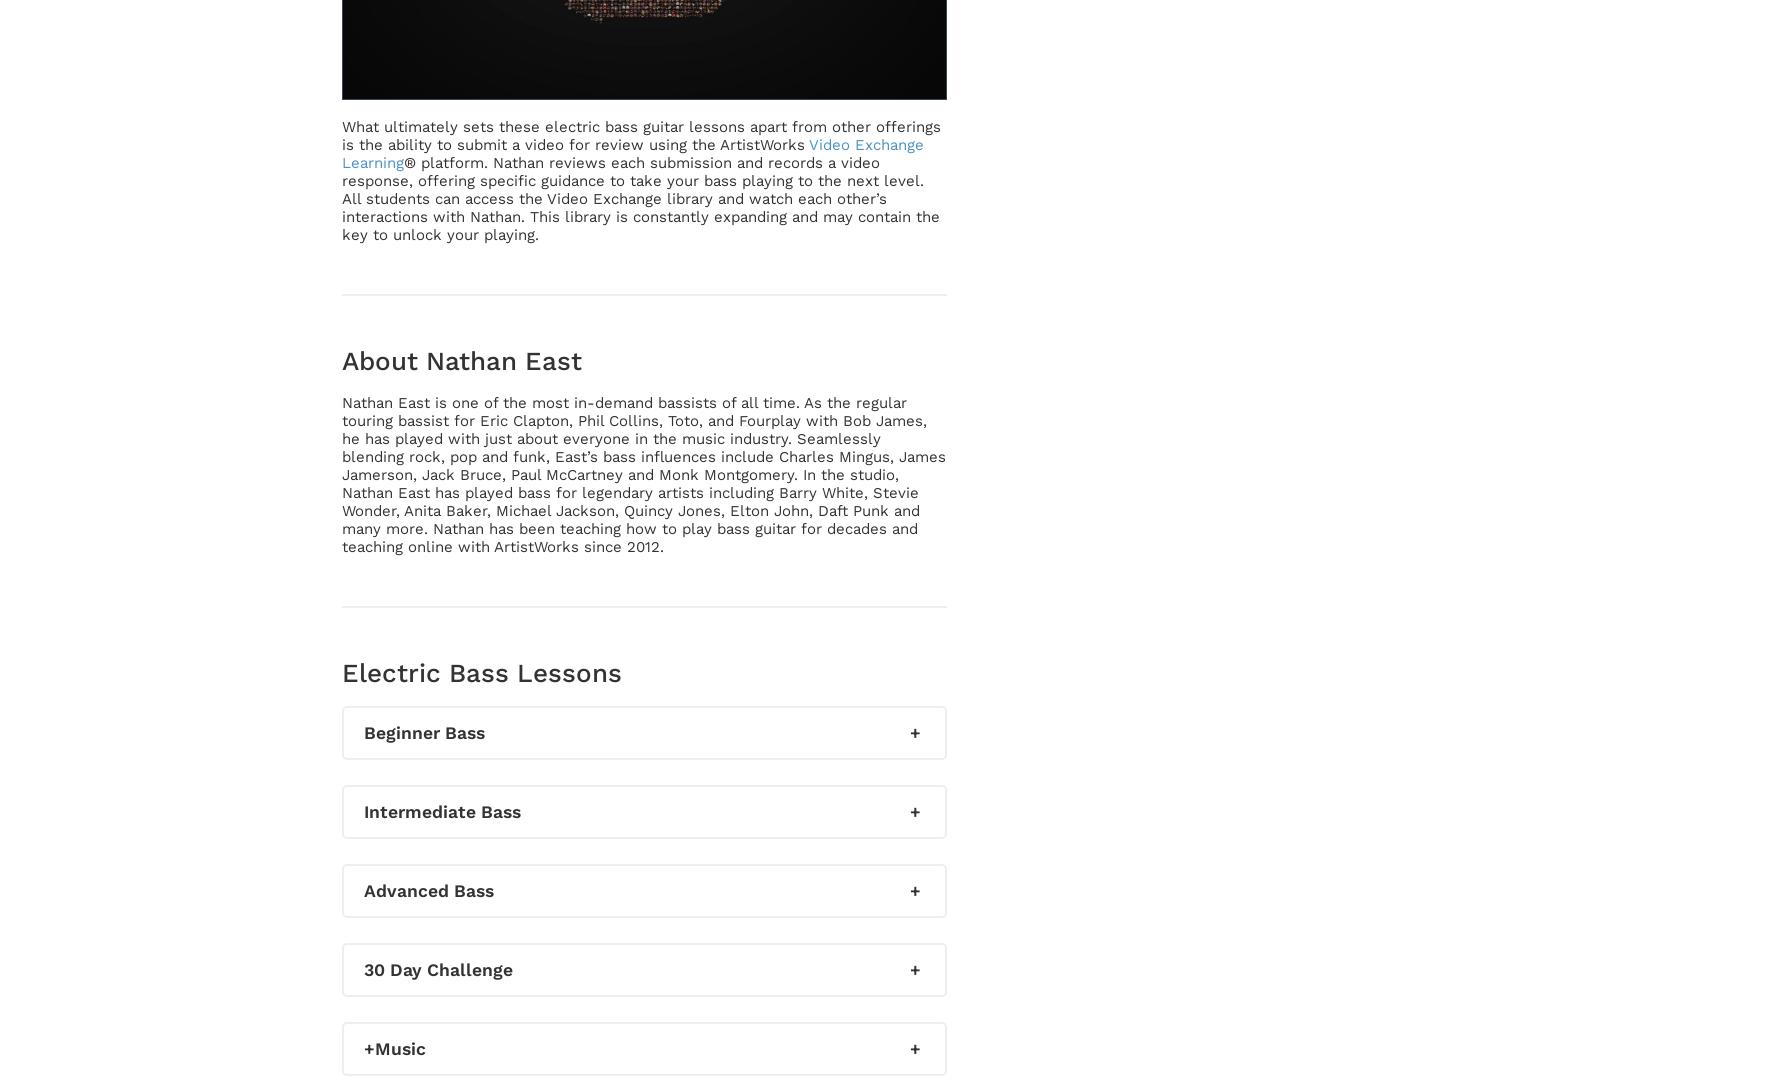 This screenshot has height=1079, width=1788. What do you see at coordinates (423, 731) in the screenshot?
I see `'Beginner Bass'` at bounding box center [423, 731].